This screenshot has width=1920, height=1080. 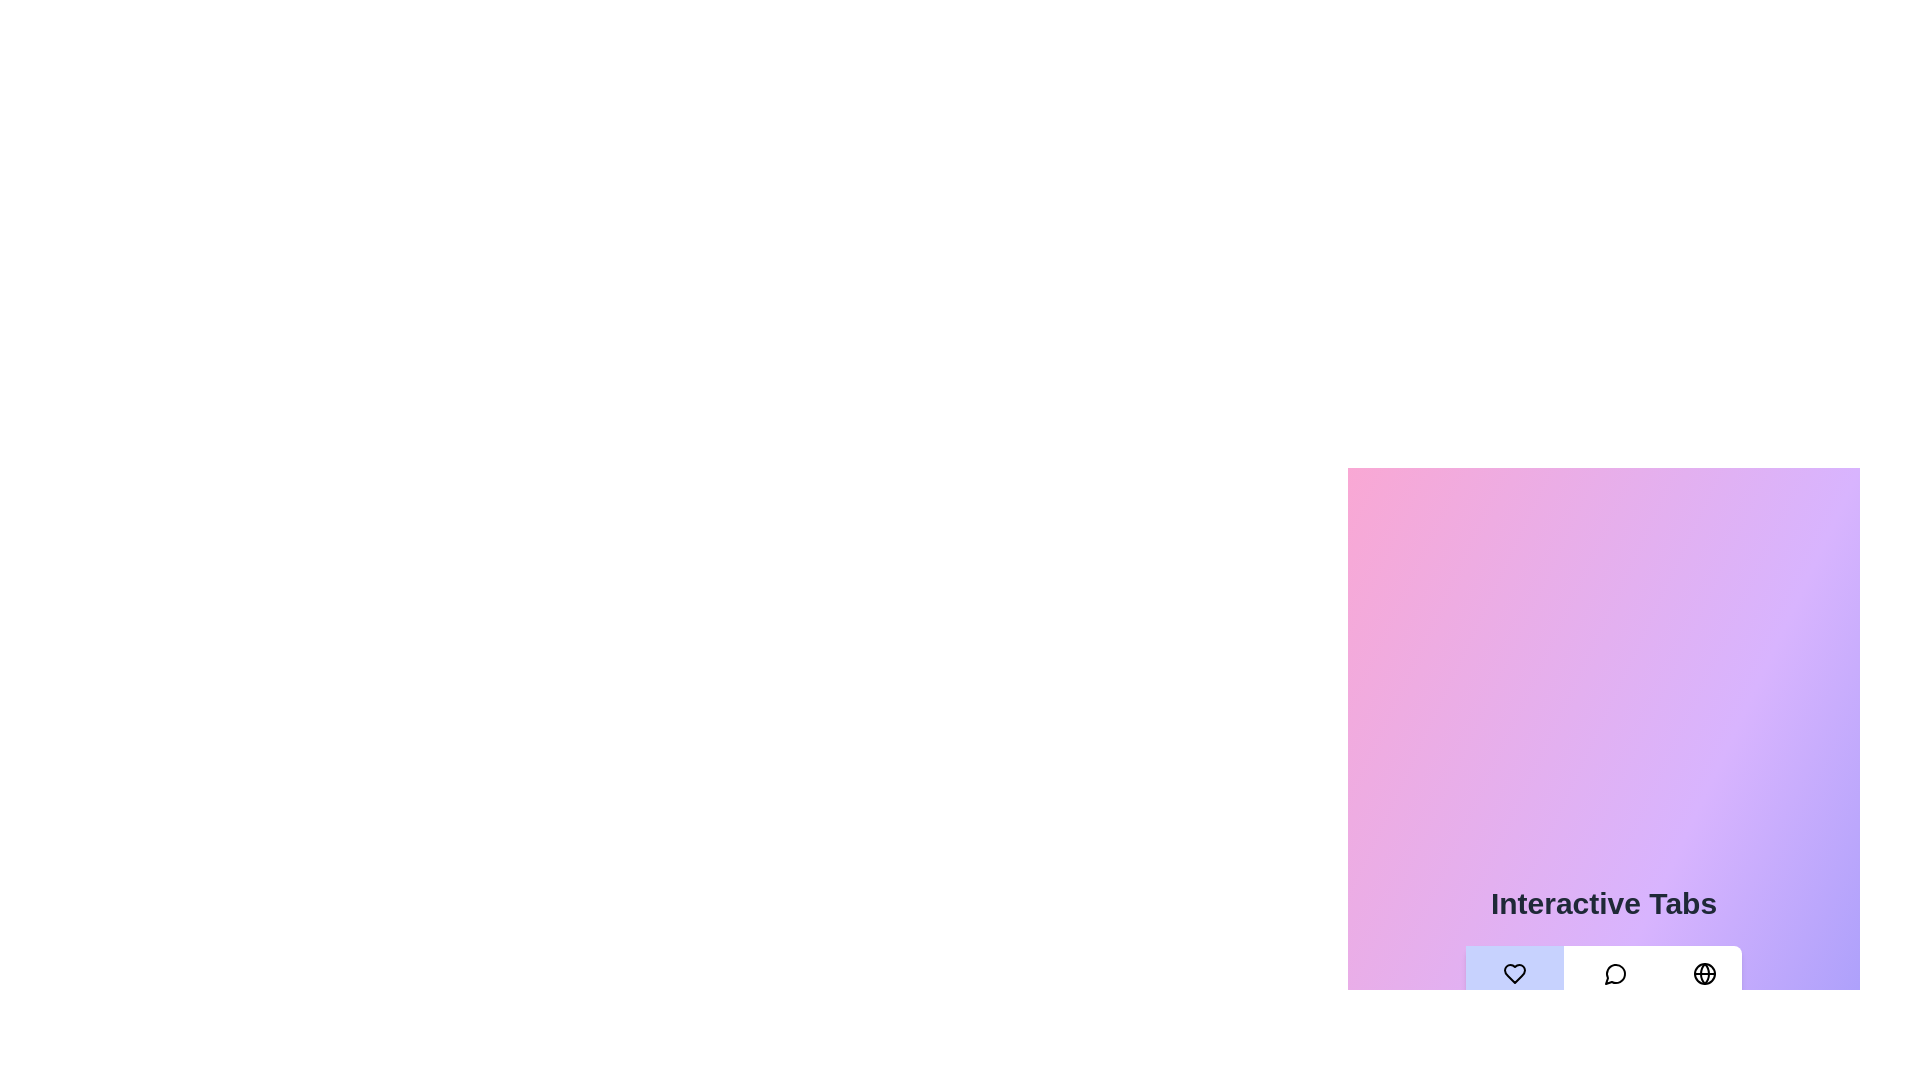 What do you see at coordinates (1616, 973) in the screenshot?
I see `the icon of the Messages tab to activate it` at bounding box center [1616, 973].